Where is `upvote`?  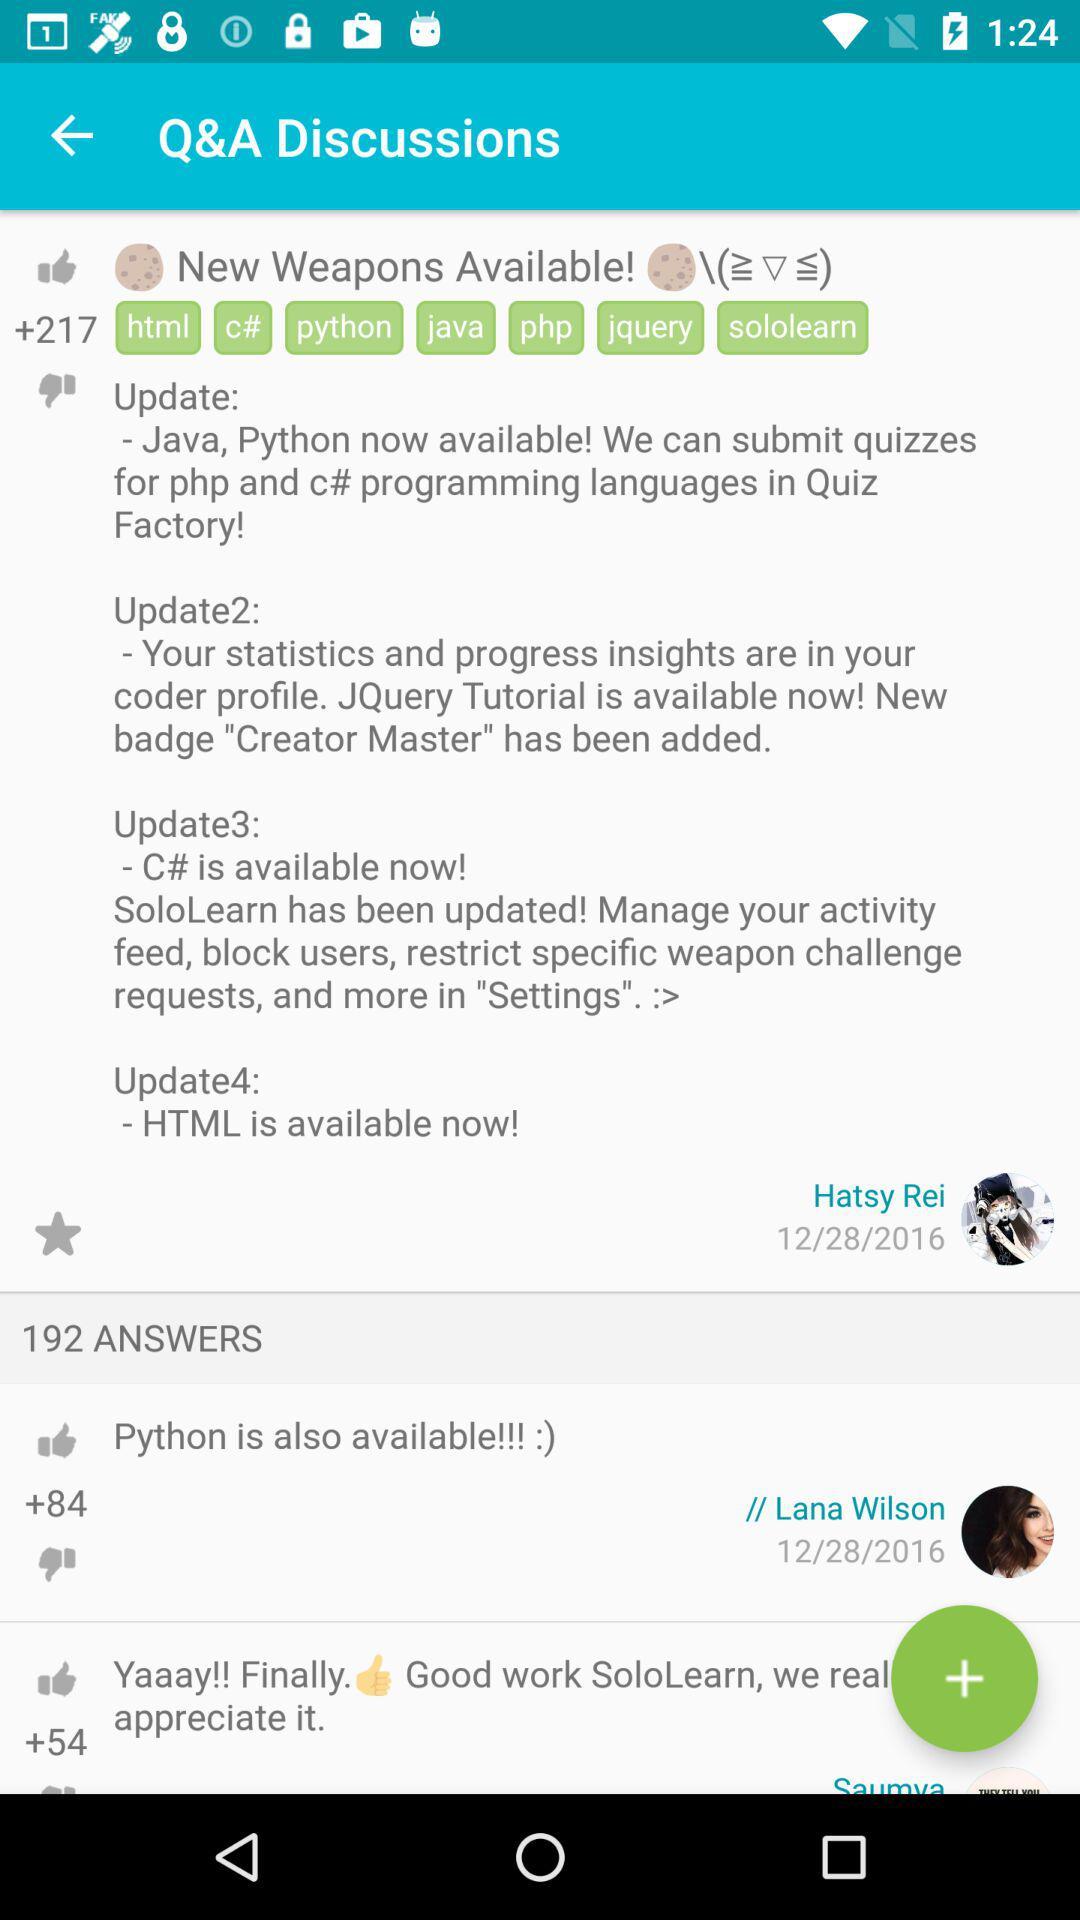 upvote is located at coordinates (55, 1678).